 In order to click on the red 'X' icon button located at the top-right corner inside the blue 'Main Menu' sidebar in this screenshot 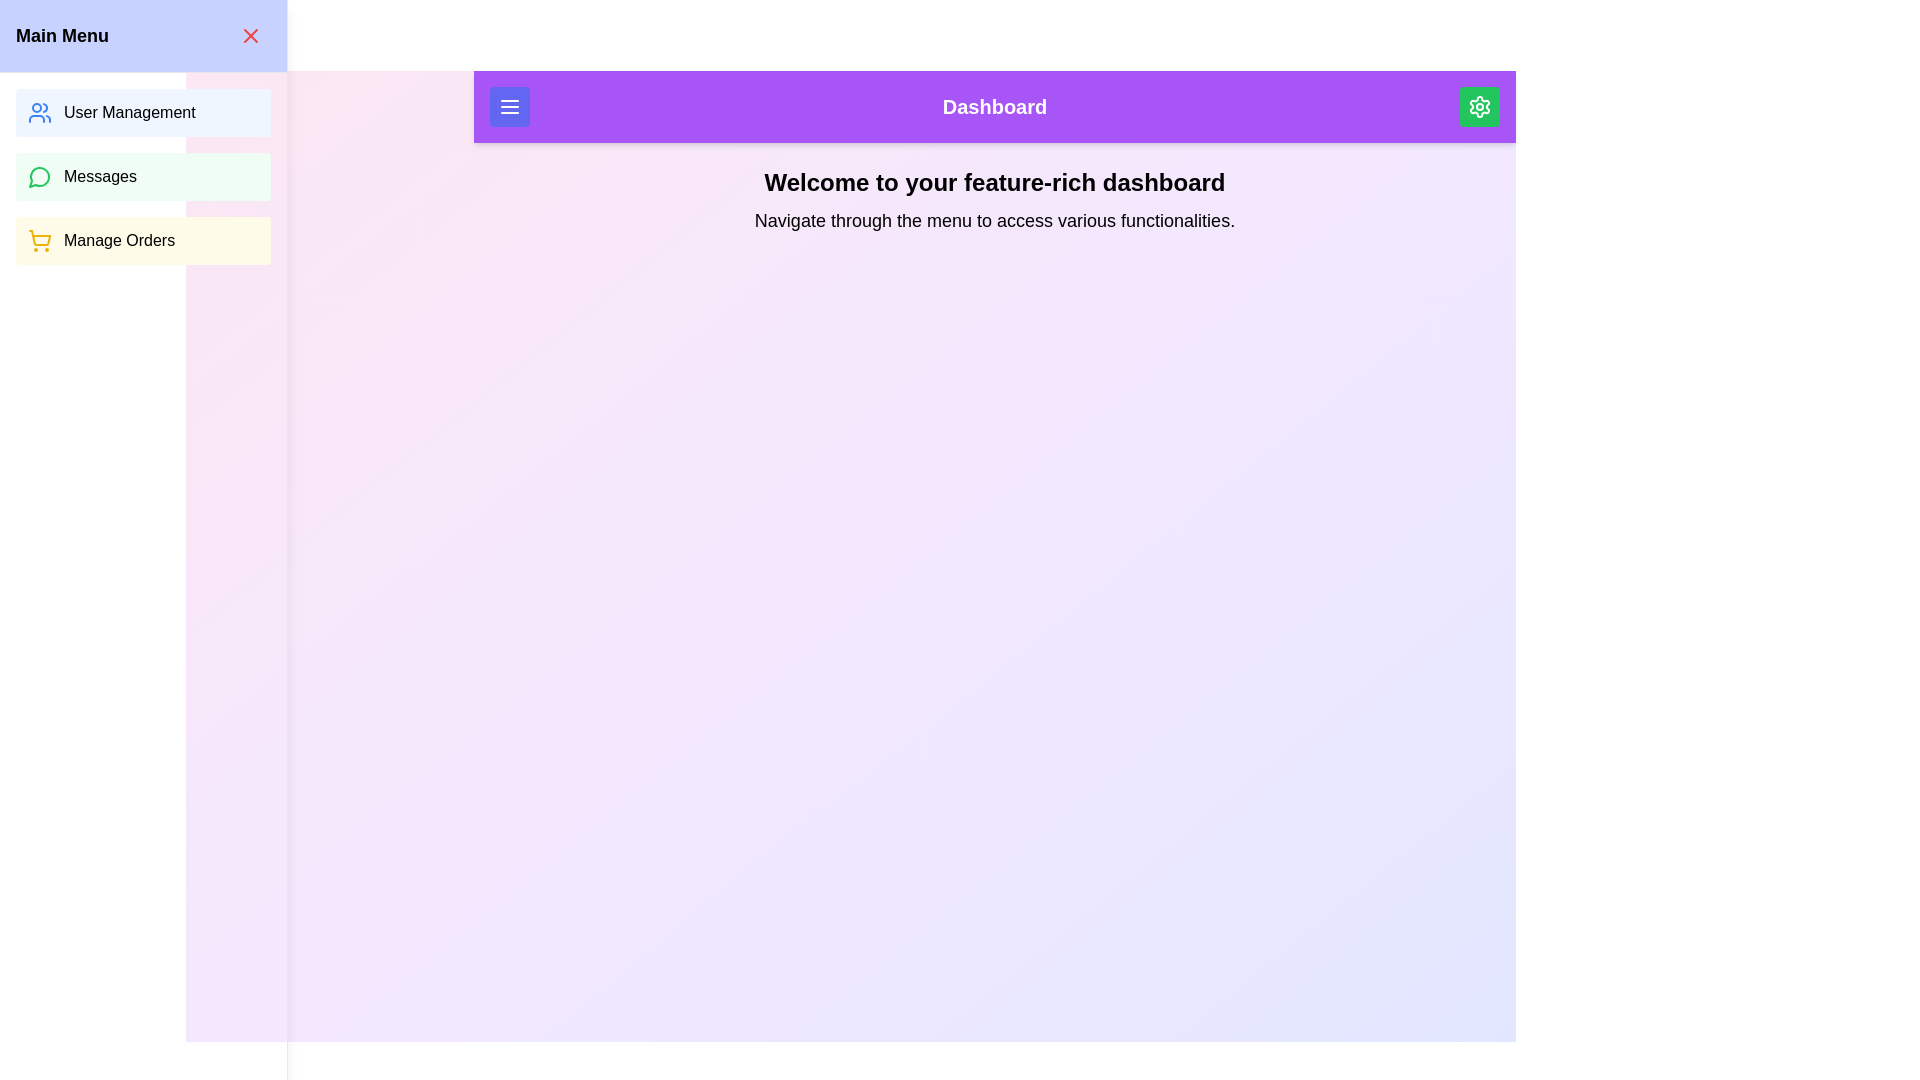, I will do `click(249, 35)`.